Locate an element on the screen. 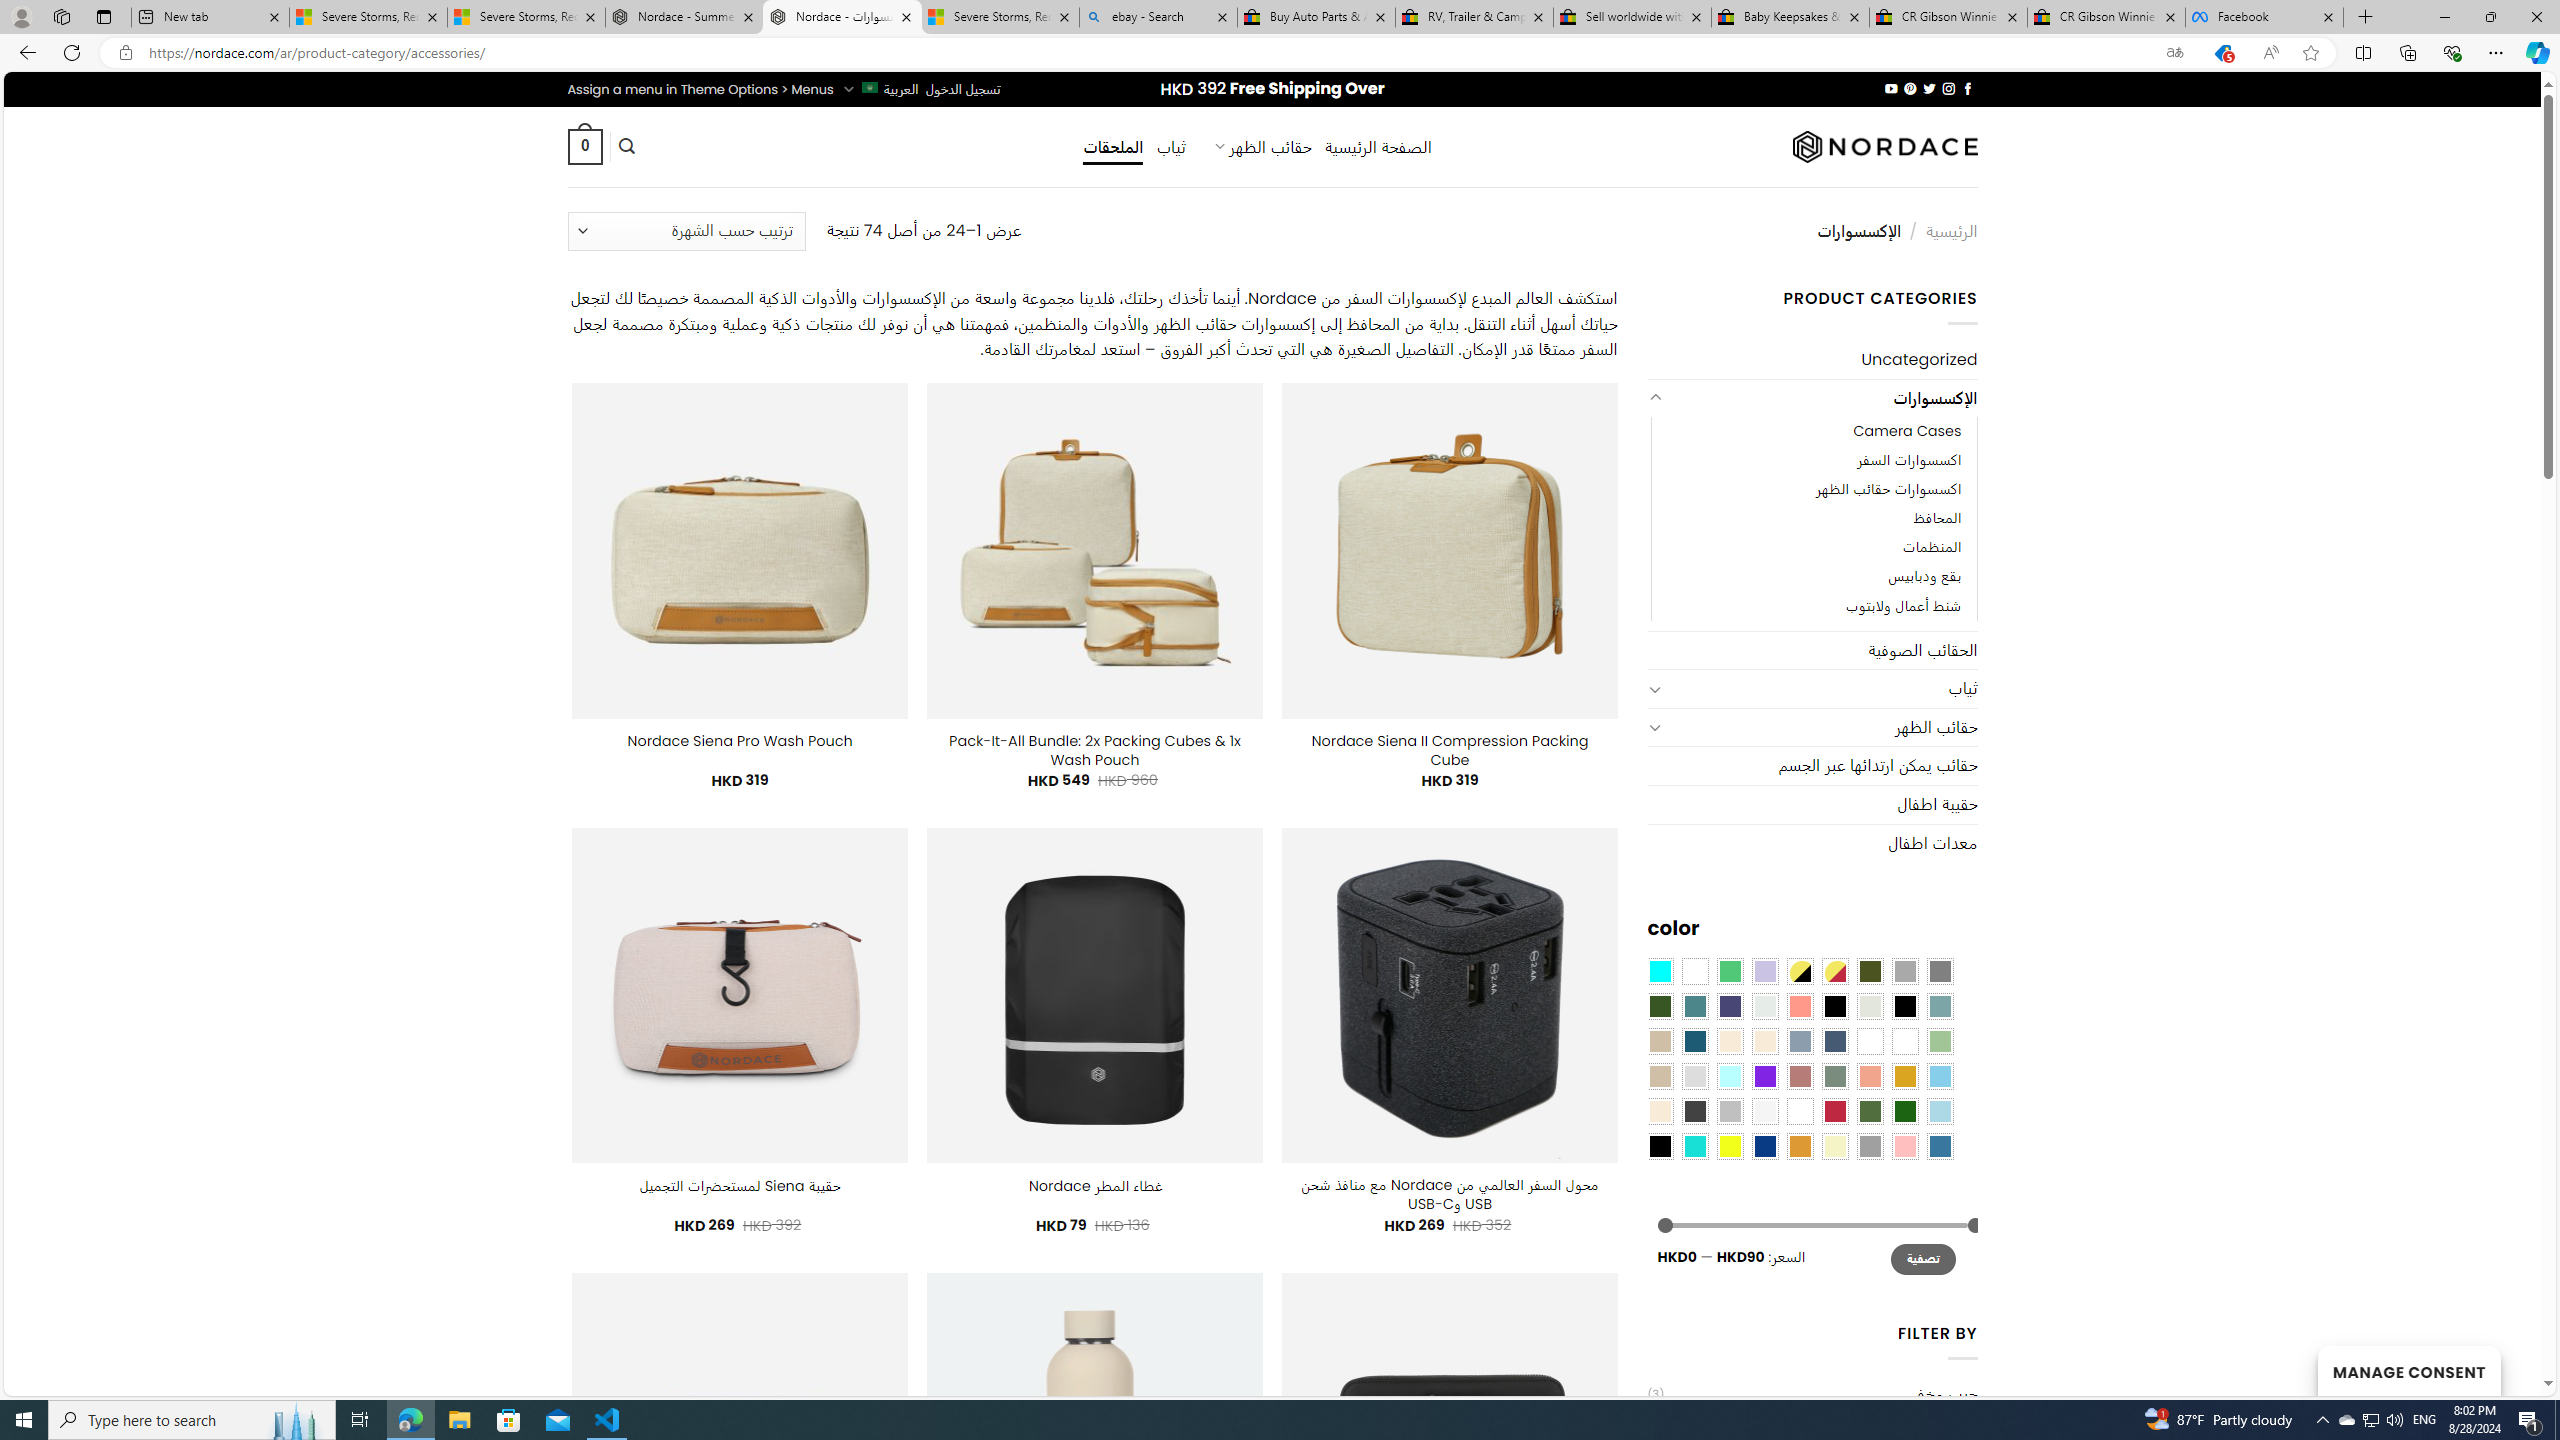  'Light Purple' is located at coordinates (1765, 969).